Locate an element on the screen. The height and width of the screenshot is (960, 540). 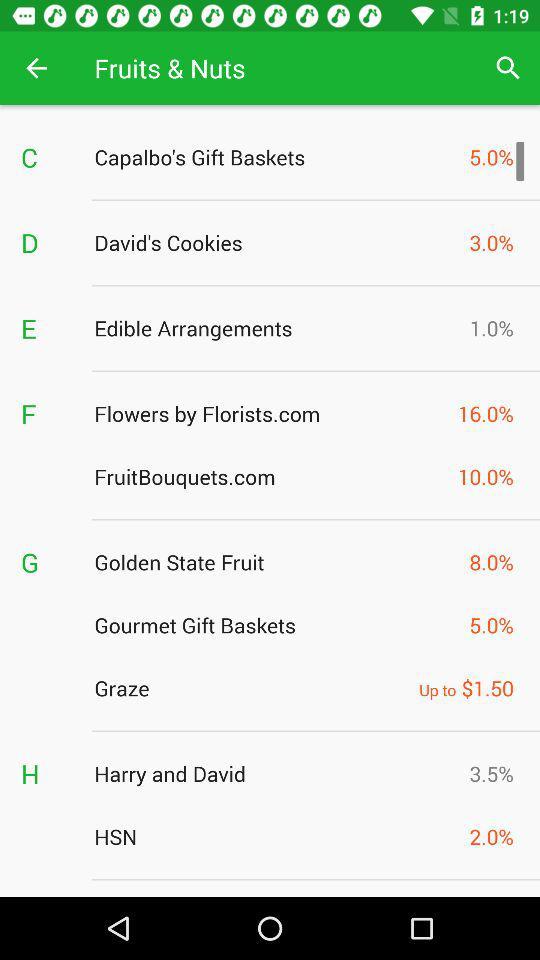
the icon to the left of fruits & nuts is located at coordinates (36, 68).